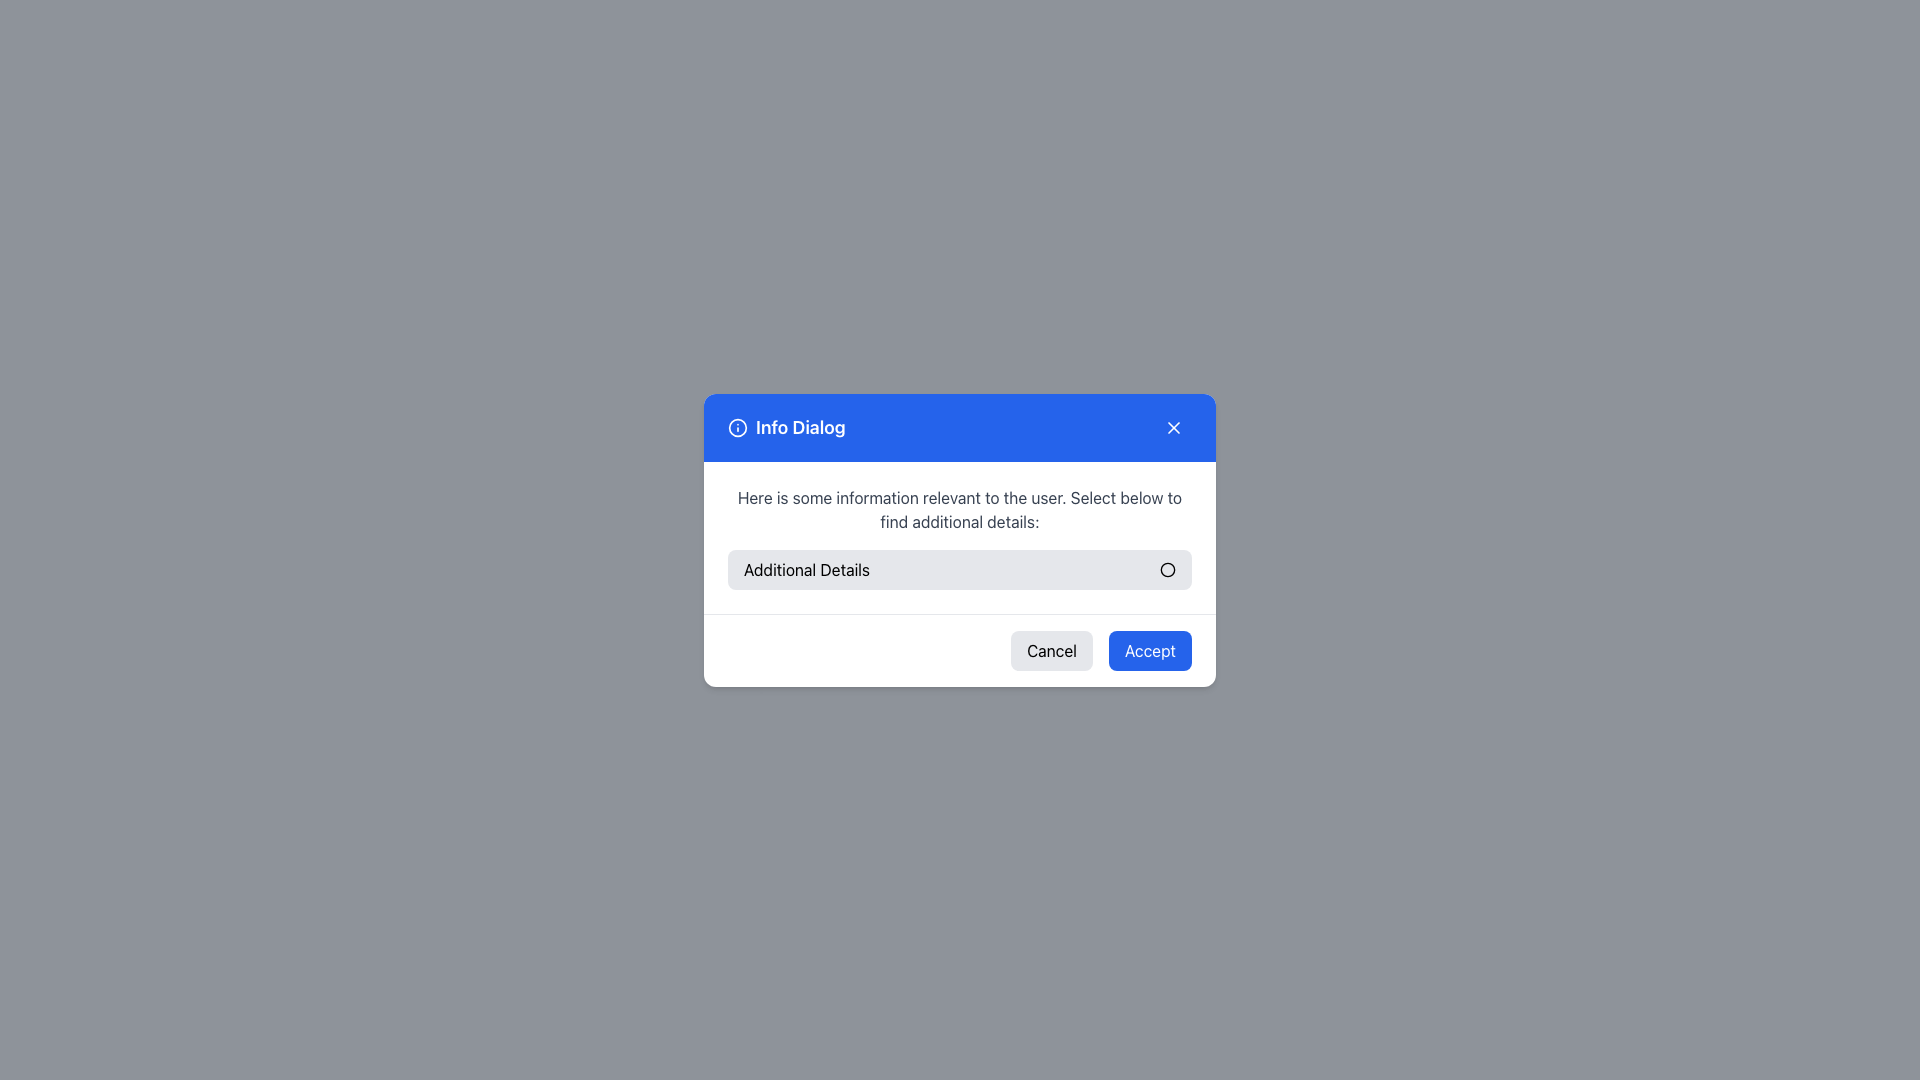 This screenshot has width=1920, height=1080. What do you see at coordinates (785, 426) in the screenshot?
I see `text 'Info Dialog' from the text label with an icon positioned in the blue banner at the top of the modal dialog` at bounding box center [785, 426].